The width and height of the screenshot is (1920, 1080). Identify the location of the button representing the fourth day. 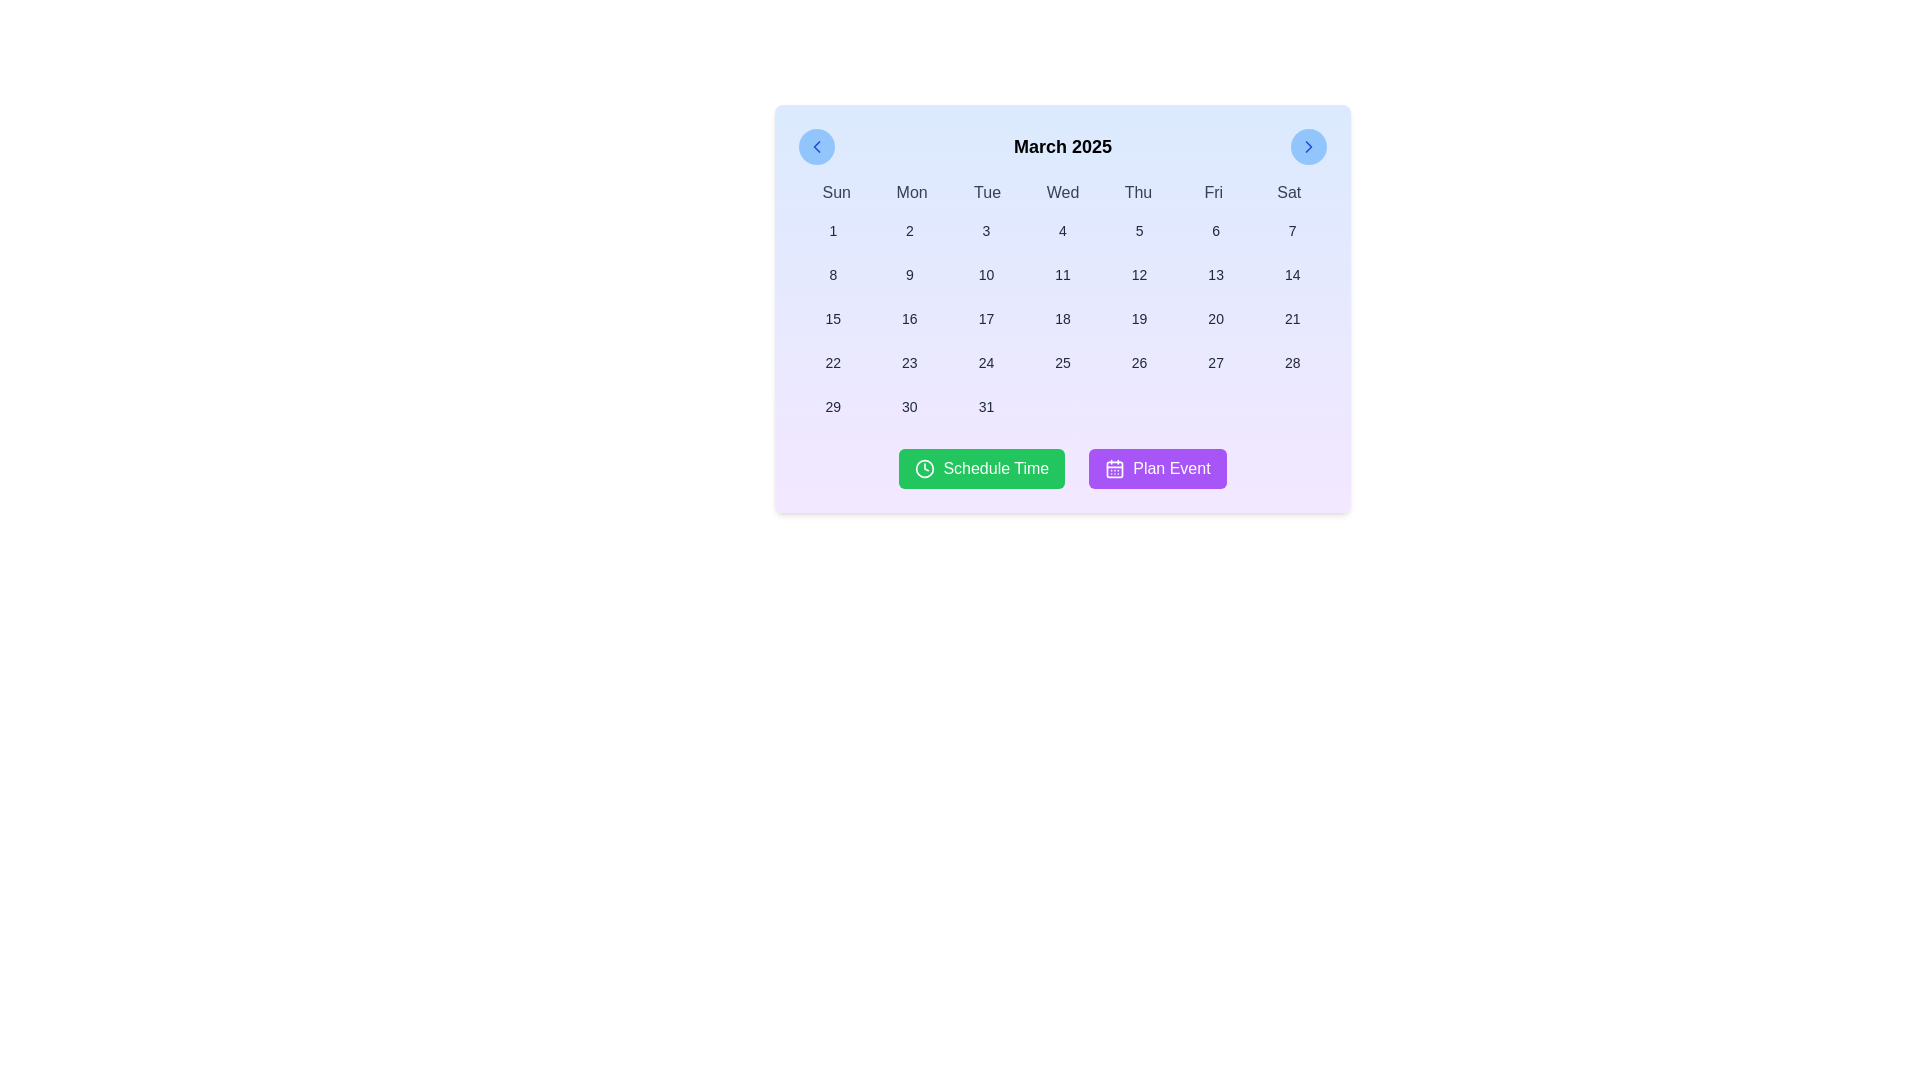
(1061, 230).